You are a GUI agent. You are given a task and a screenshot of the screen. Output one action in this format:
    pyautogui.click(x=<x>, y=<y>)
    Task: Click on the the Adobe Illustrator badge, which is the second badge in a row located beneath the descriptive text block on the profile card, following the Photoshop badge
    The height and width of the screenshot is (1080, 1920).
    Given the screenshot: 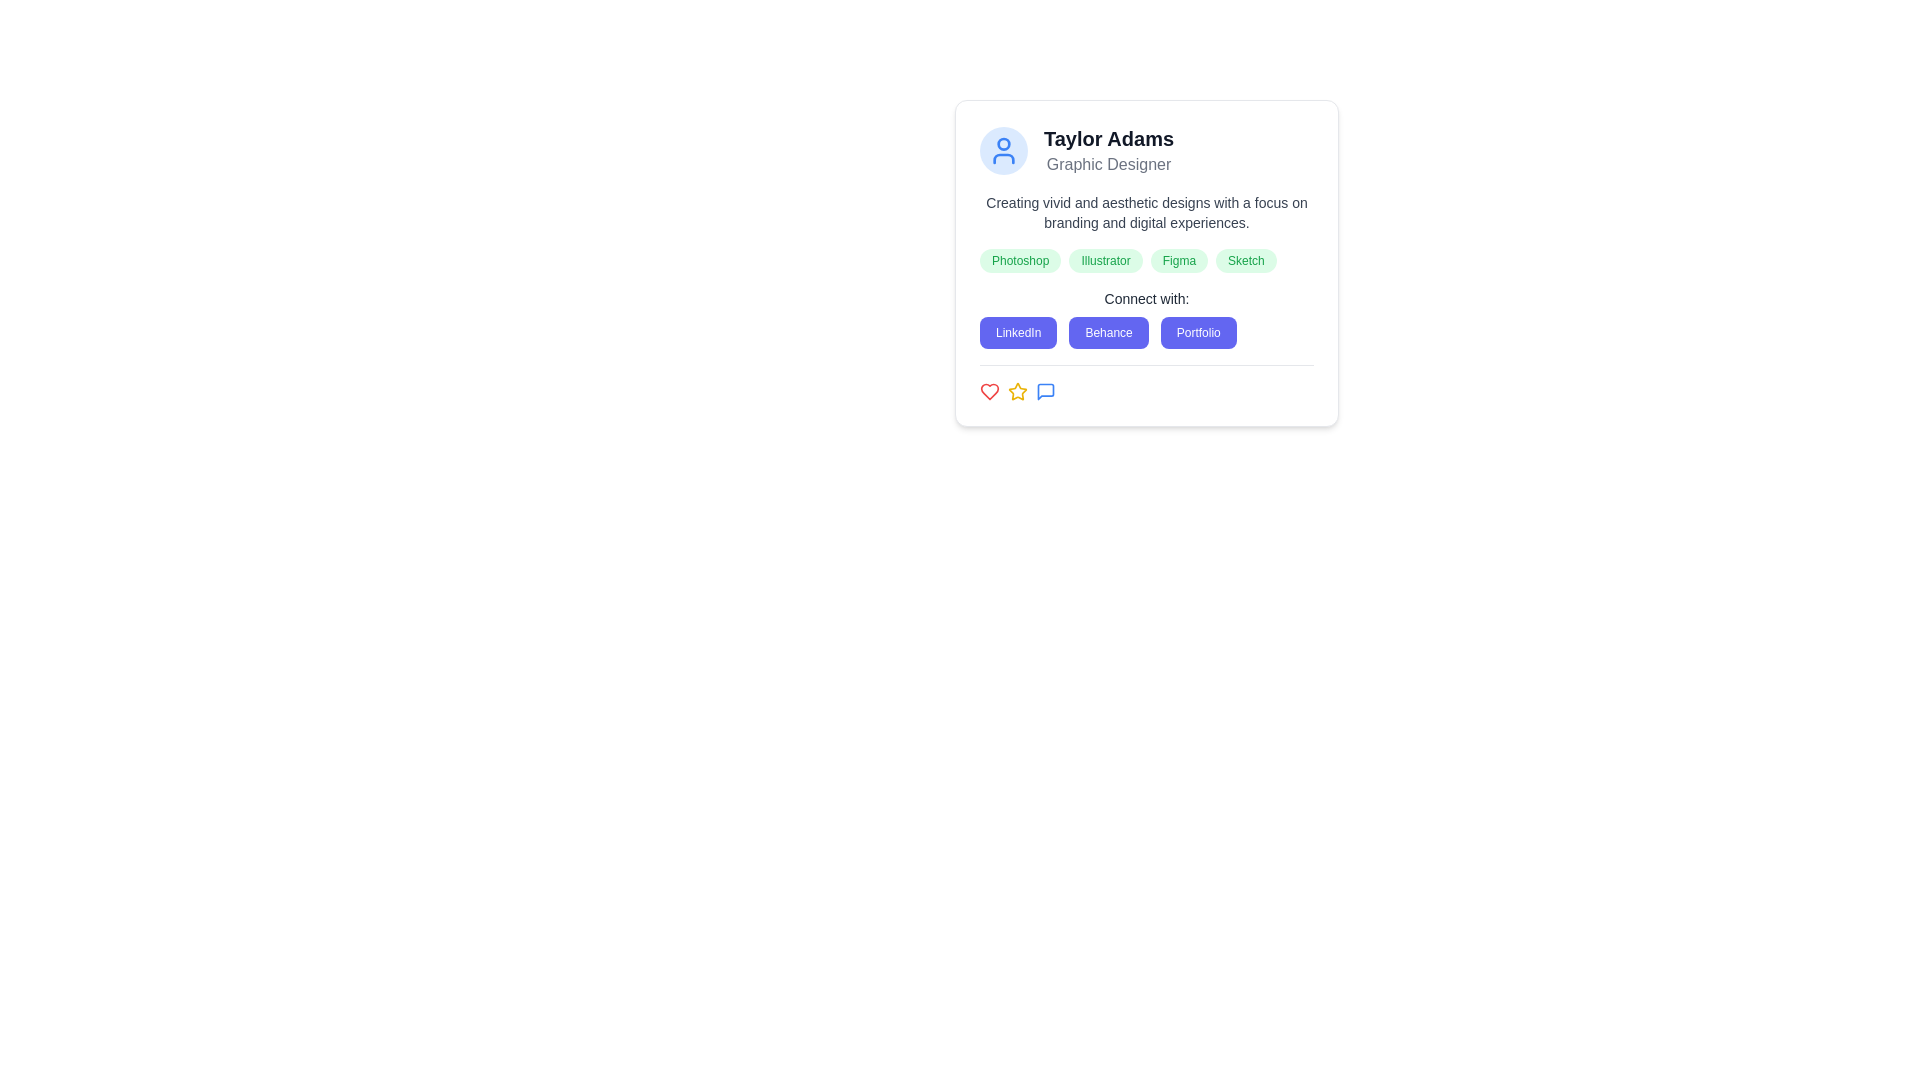 What is the action you would take?
    pyautogui.click(x=1105, y=260)
    